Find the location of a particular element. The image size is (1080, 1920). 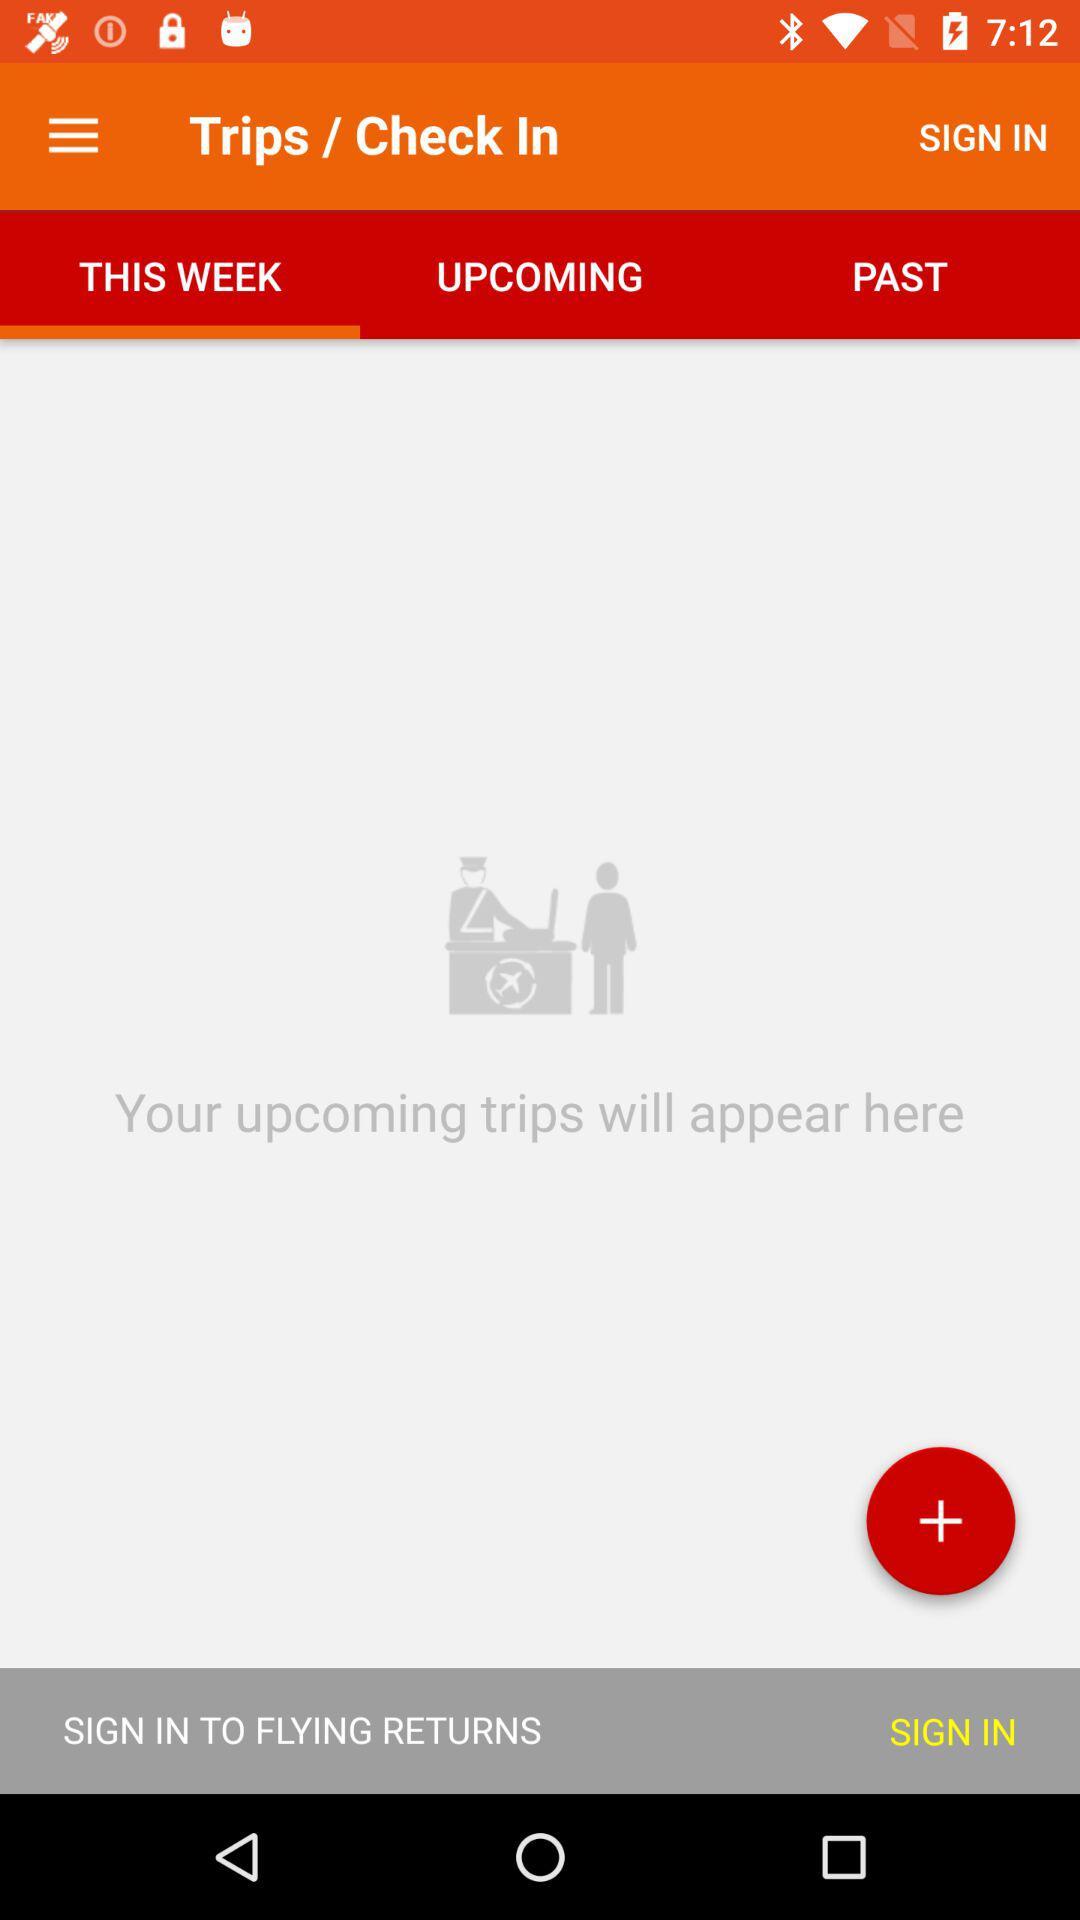

icon above sign in icon is located at coordinates (940, 1527).